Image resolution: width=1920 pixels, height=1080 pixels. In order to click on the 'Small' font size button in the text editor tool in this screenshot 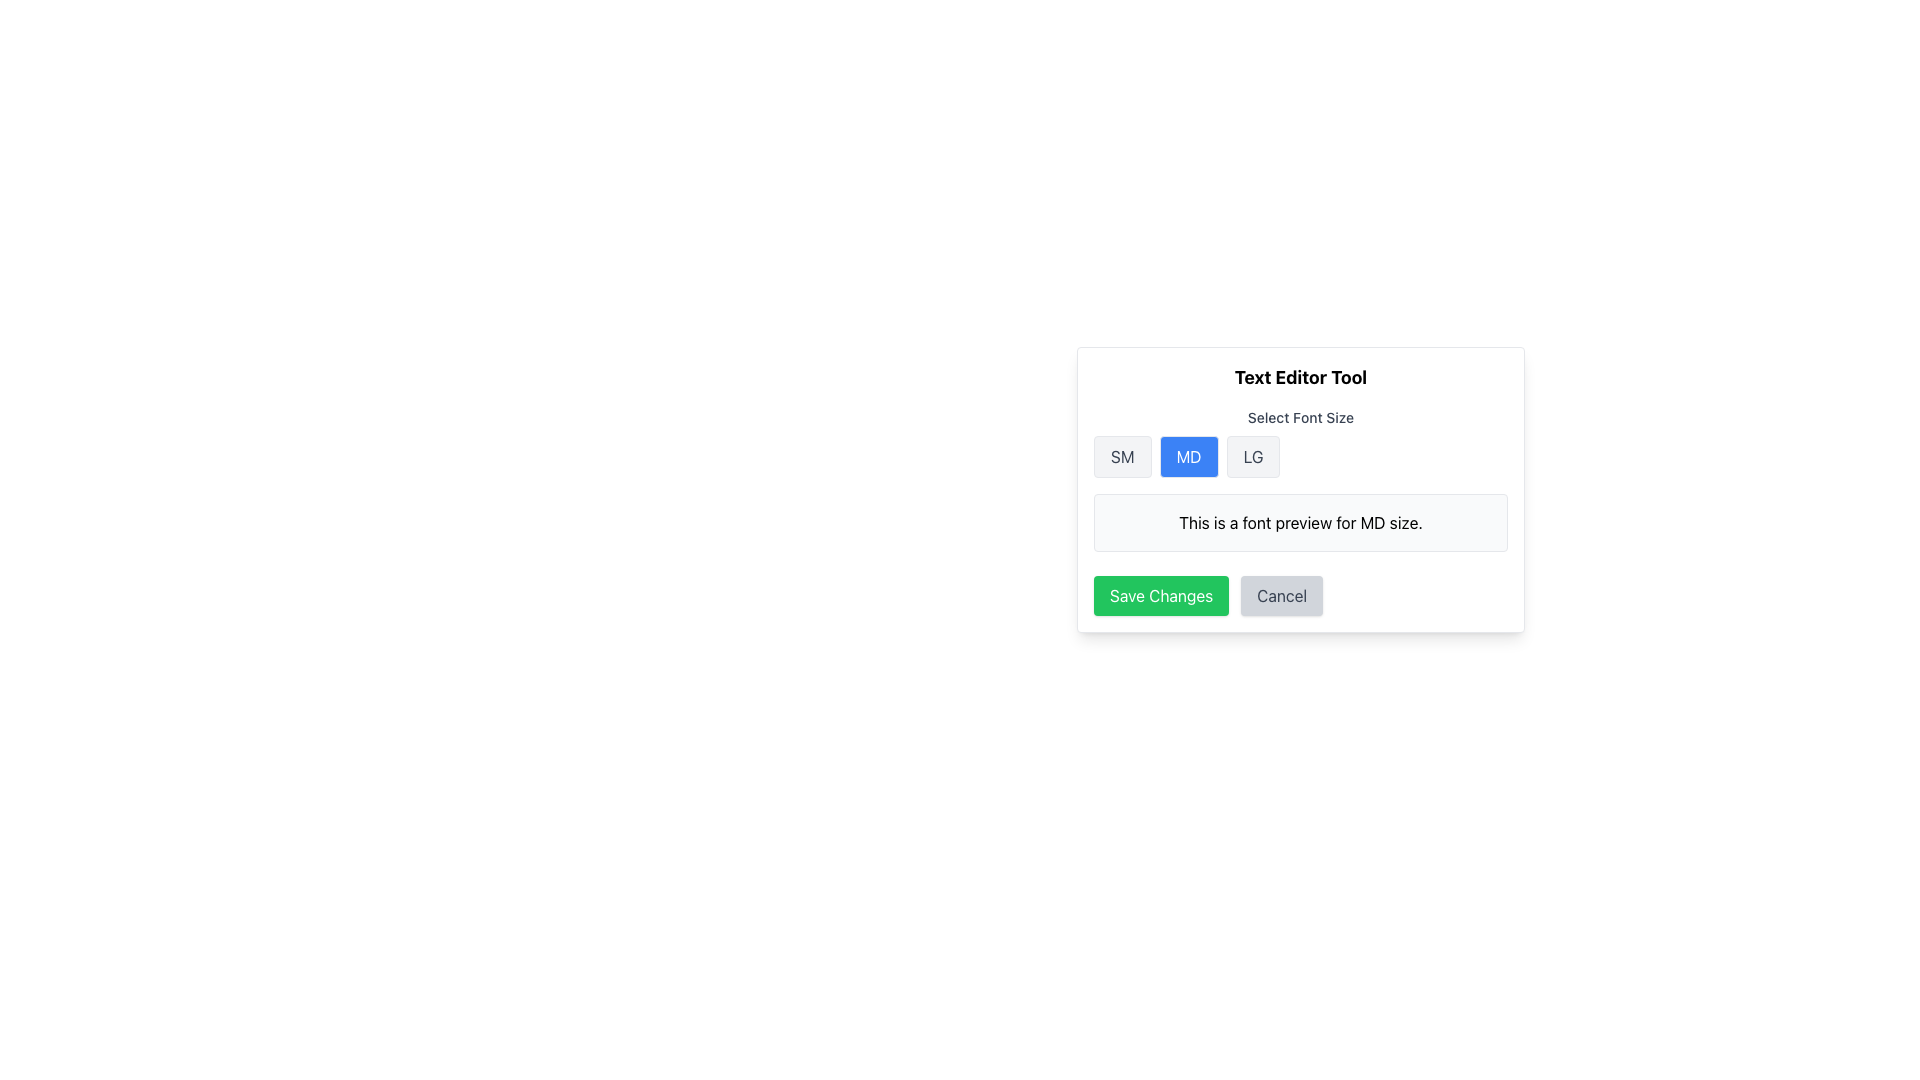, I will do `click(1122, 456)`.